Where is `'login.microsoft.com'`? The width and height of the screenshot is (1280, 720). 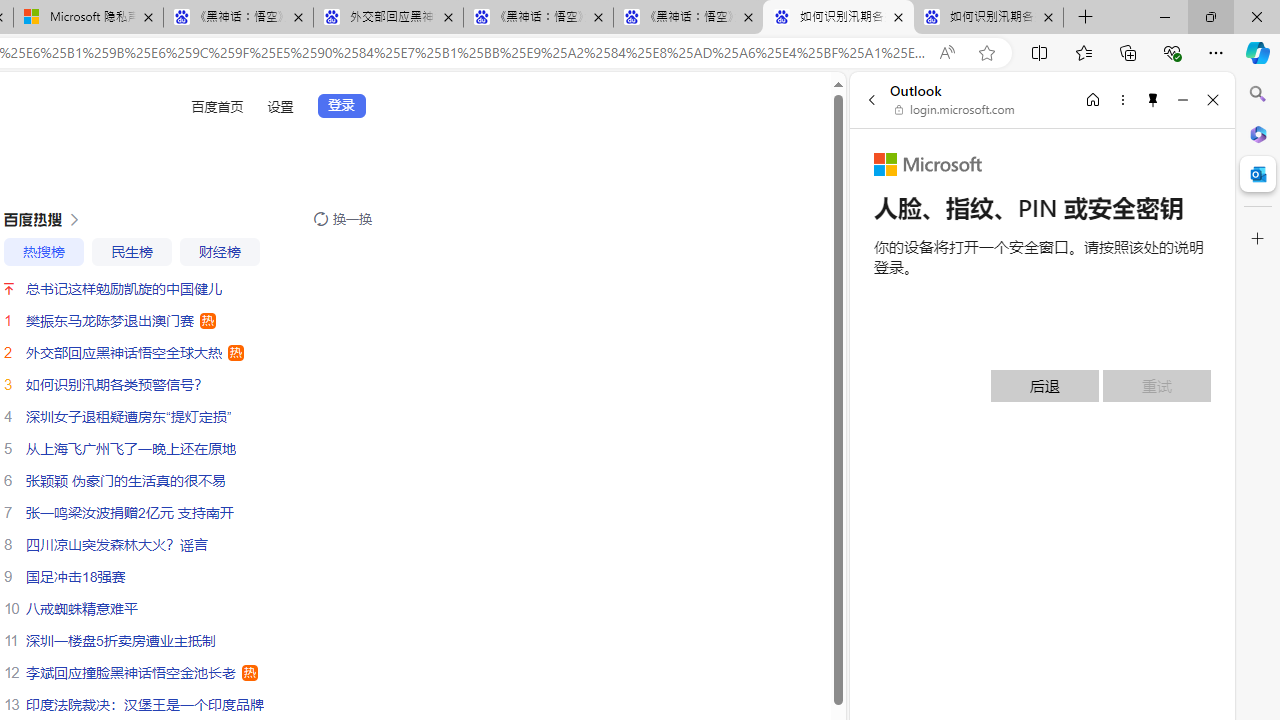
'login.microsoft.com' is located at coordinates (954, 110).